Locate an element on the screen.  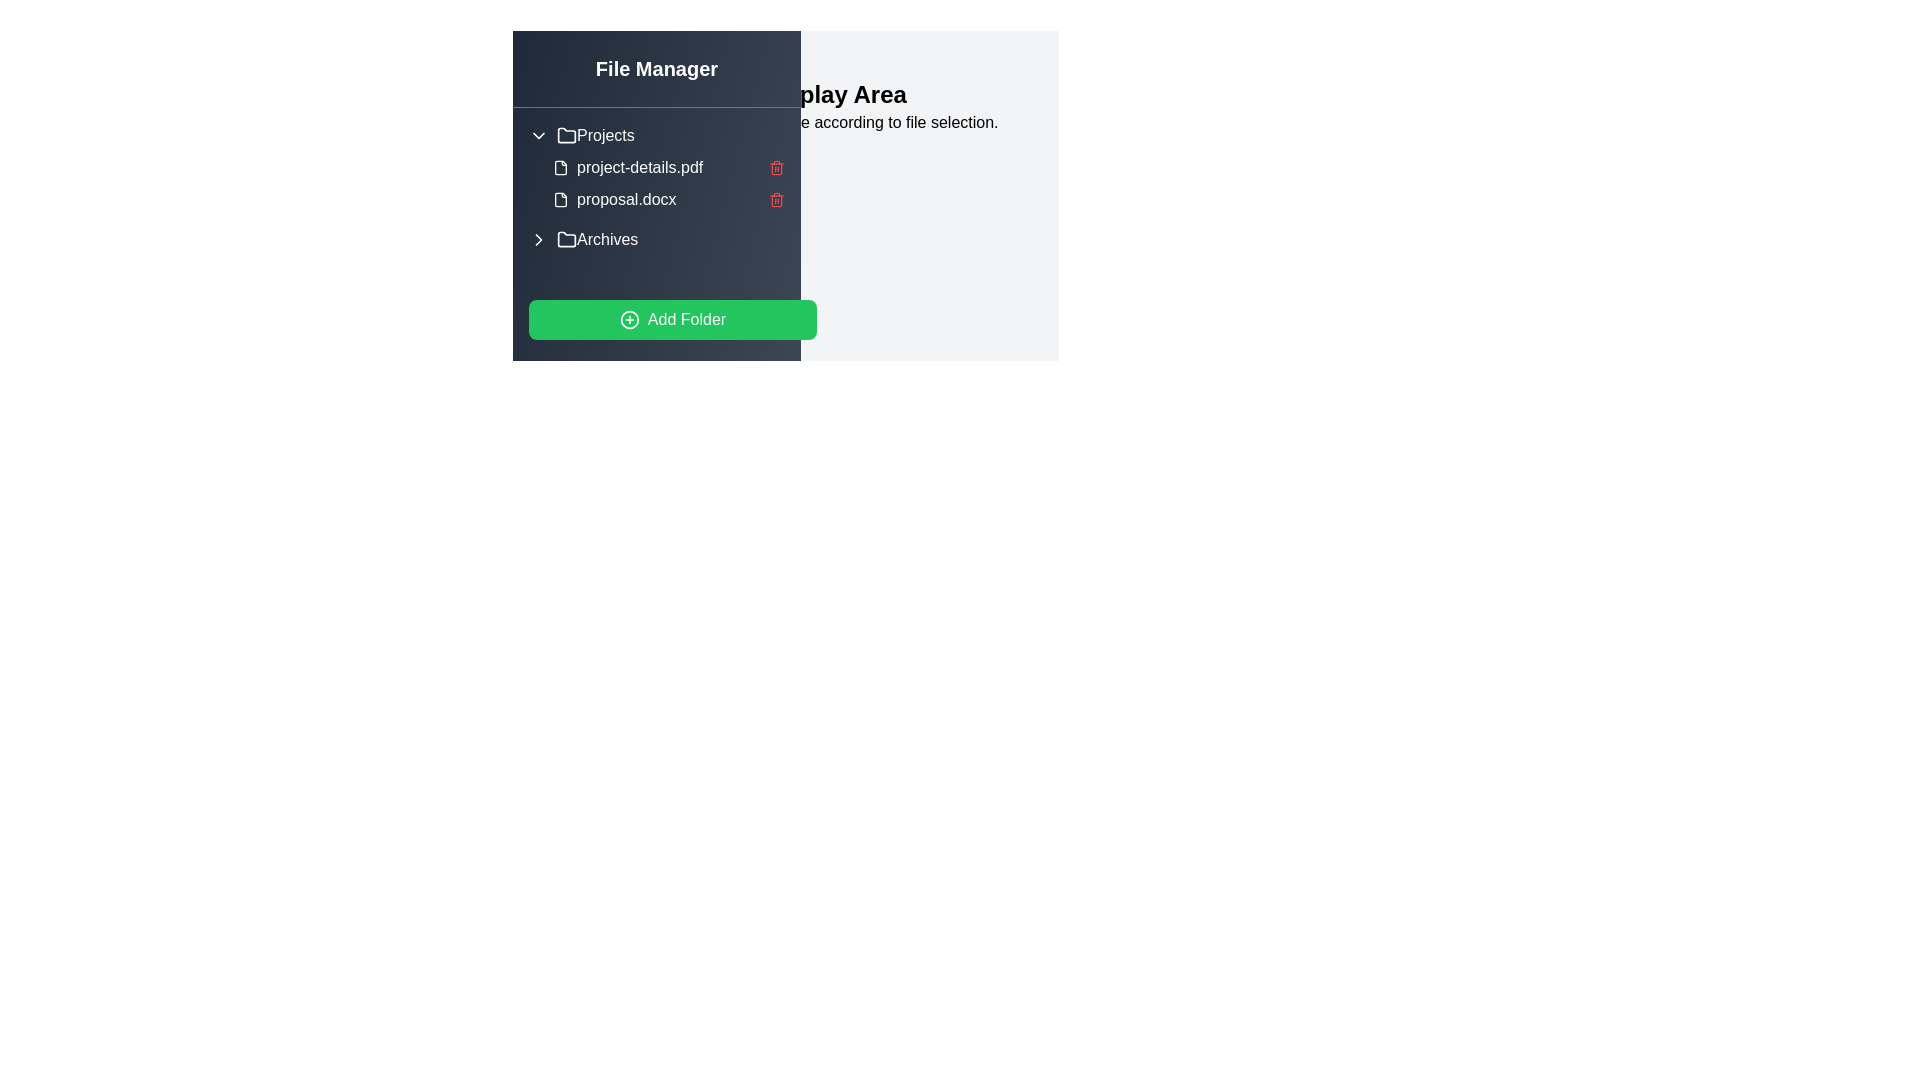
the file entry row labeled 'project-details.pdf' is located at coordinates (668, 167).